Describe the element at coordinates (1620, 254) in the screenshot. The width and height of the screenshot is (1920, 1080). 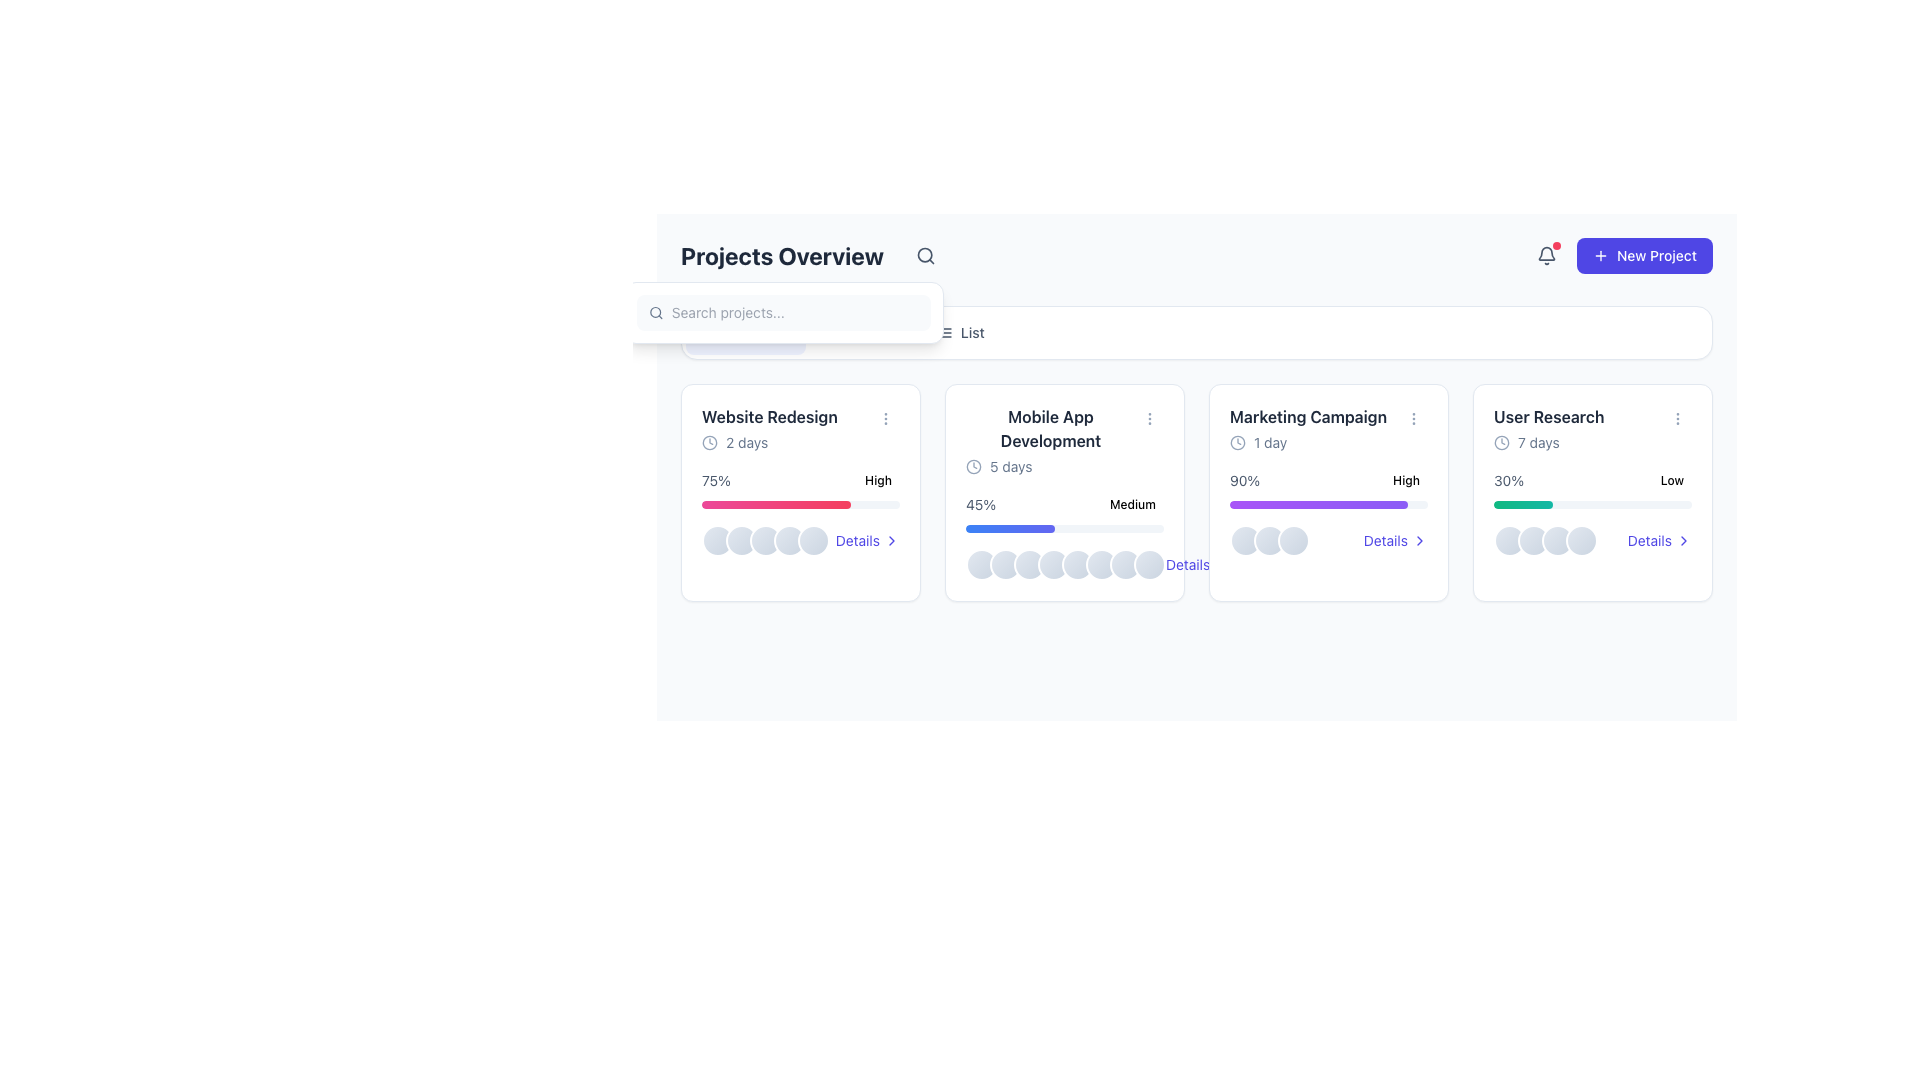
I see `the button located in the top-right corner of the 'Projects Overview' header bar to initiate the new project creation process` at that location.